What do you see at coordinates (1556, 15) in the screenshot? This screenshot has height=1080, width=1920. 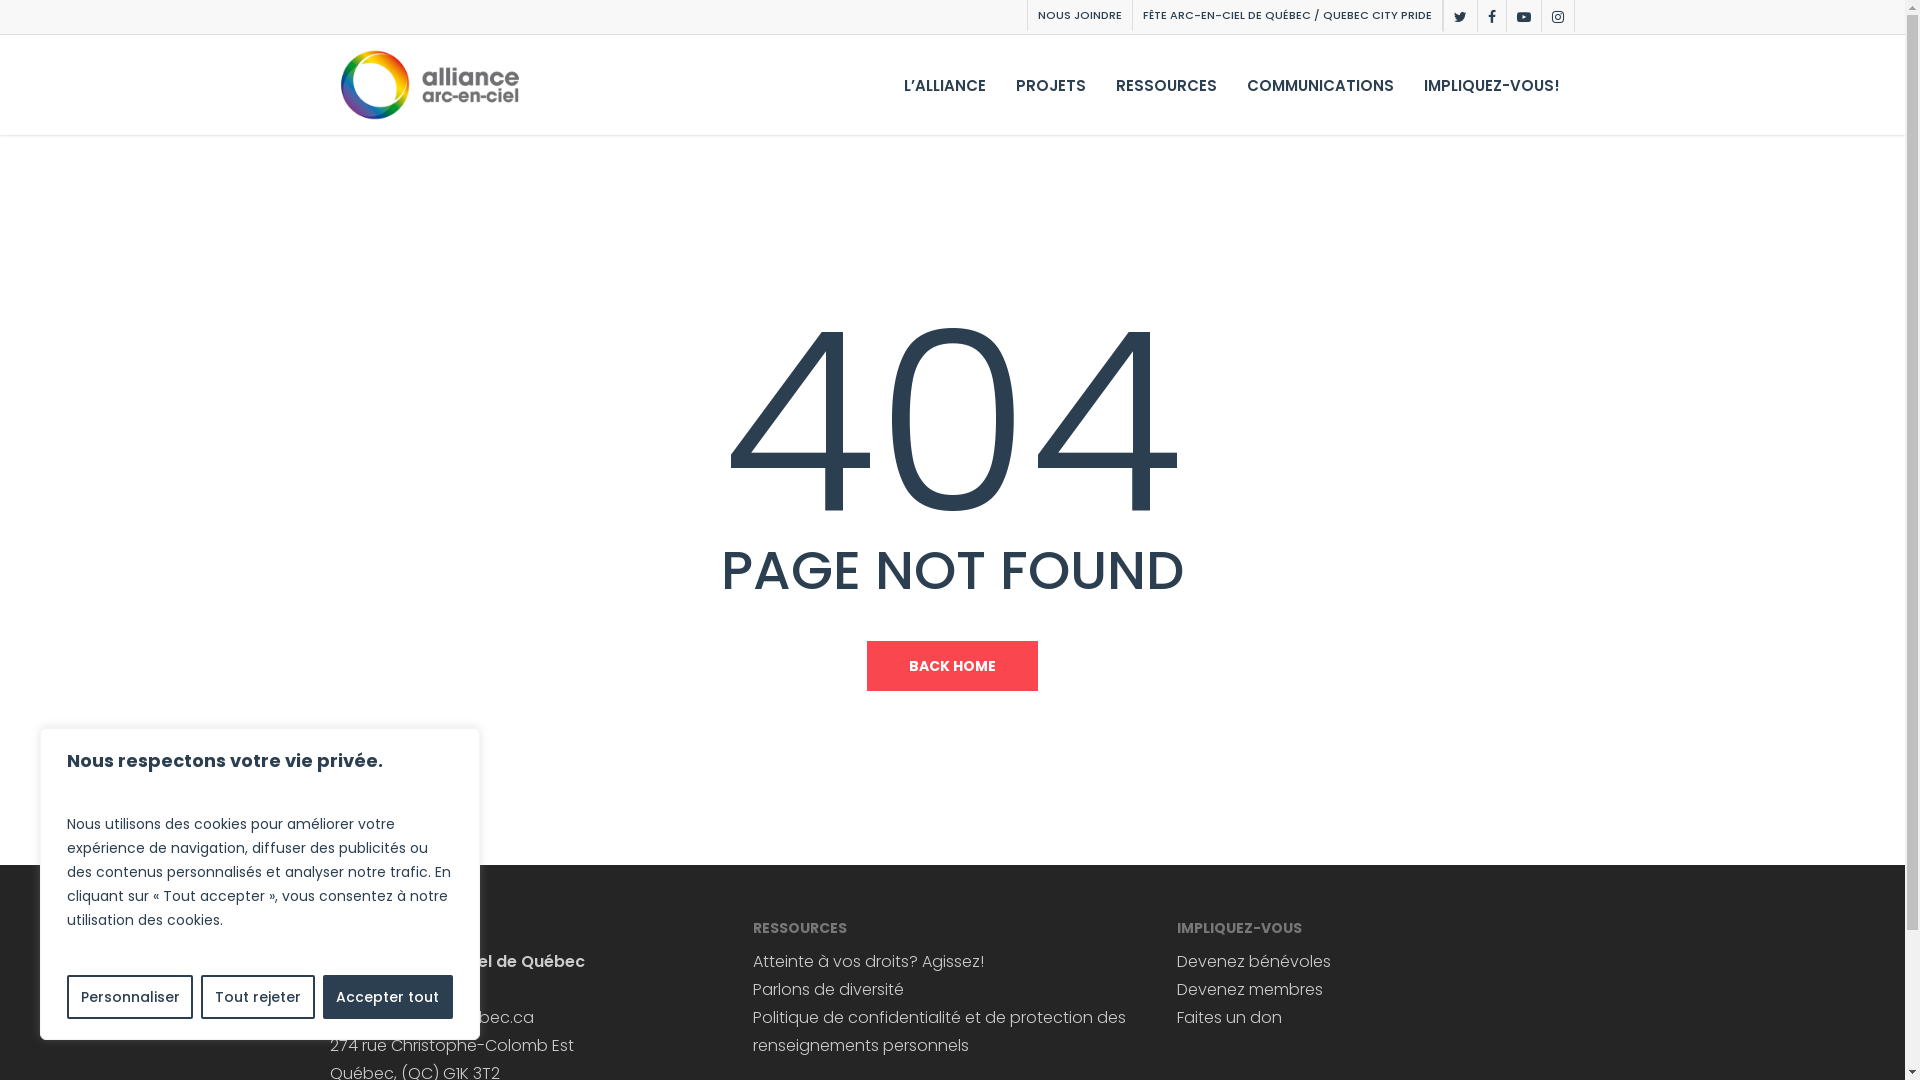 I see `'INSTAGRAM'` at bounding box center [1556, 15].